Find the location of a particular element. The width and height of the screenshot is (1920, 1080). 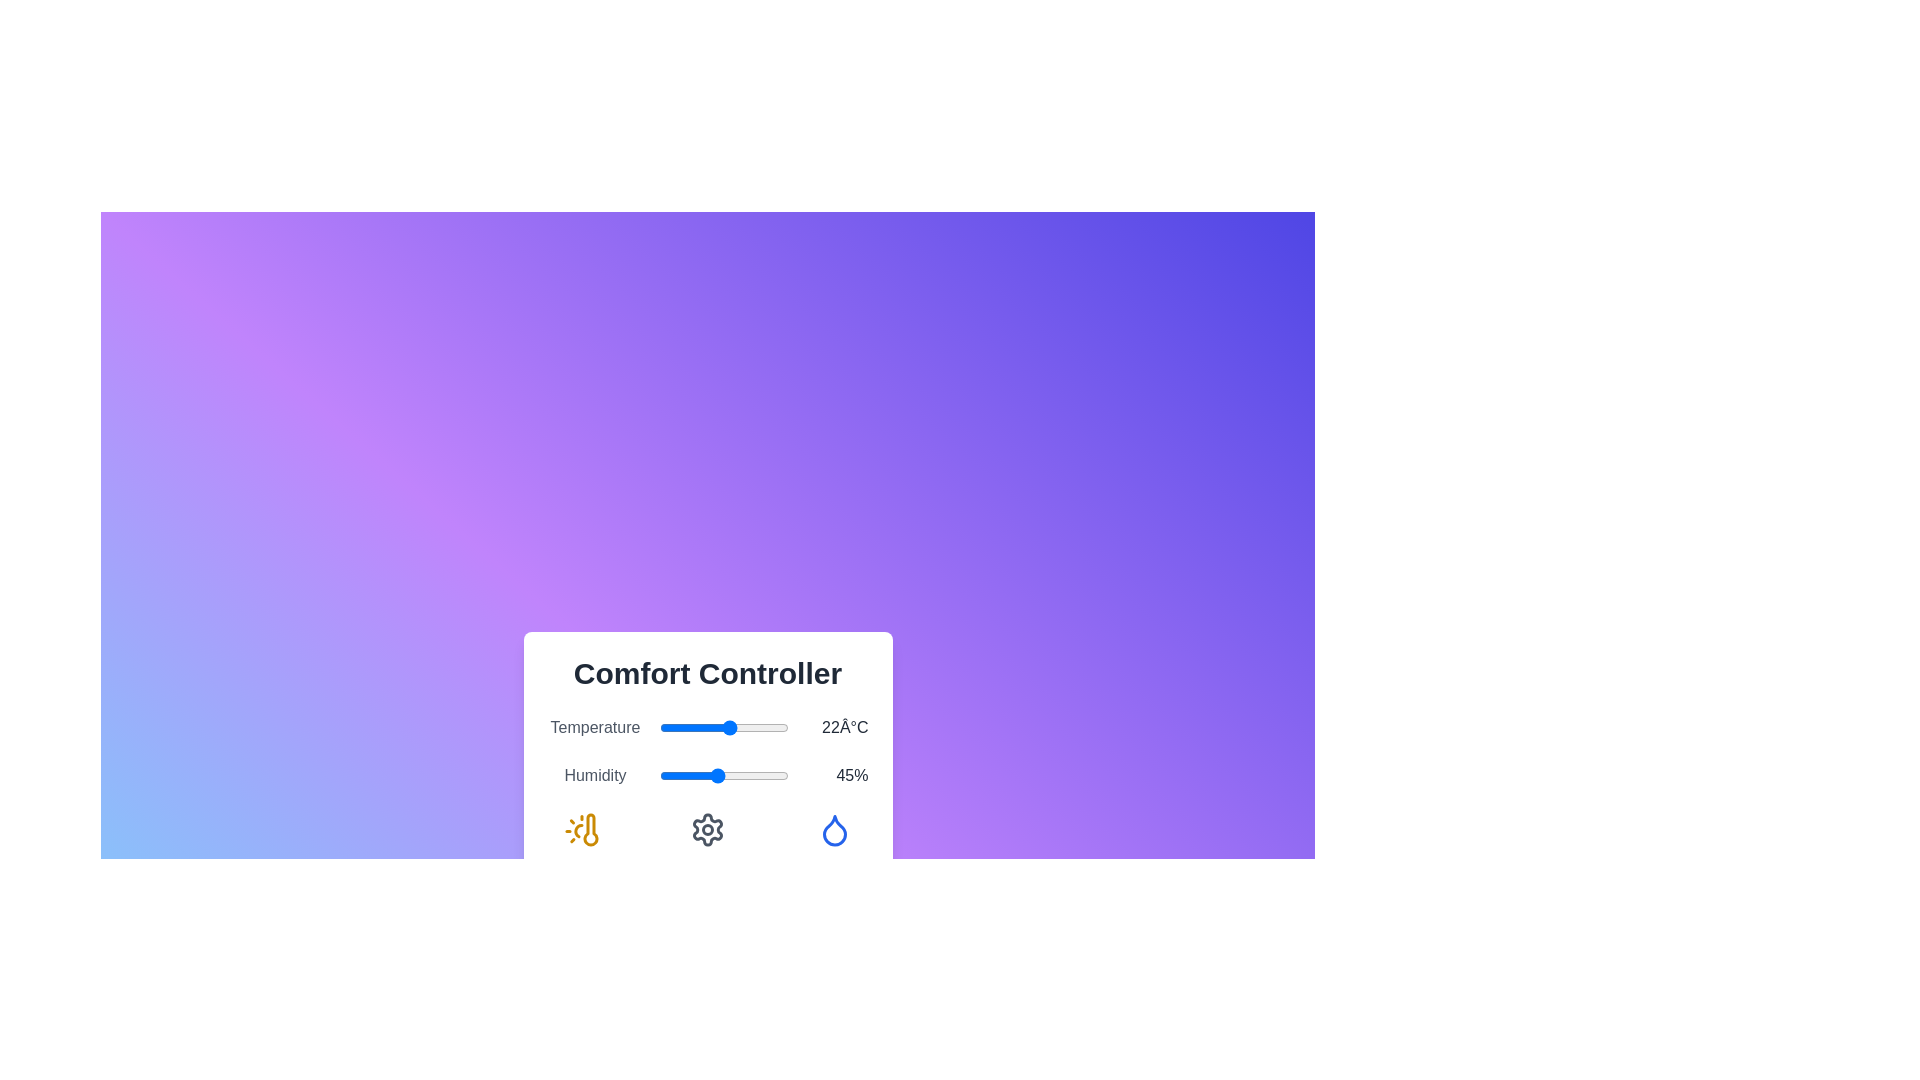

the temperature slider to set the temperature to 22°C is located at coordinates (729, 728).